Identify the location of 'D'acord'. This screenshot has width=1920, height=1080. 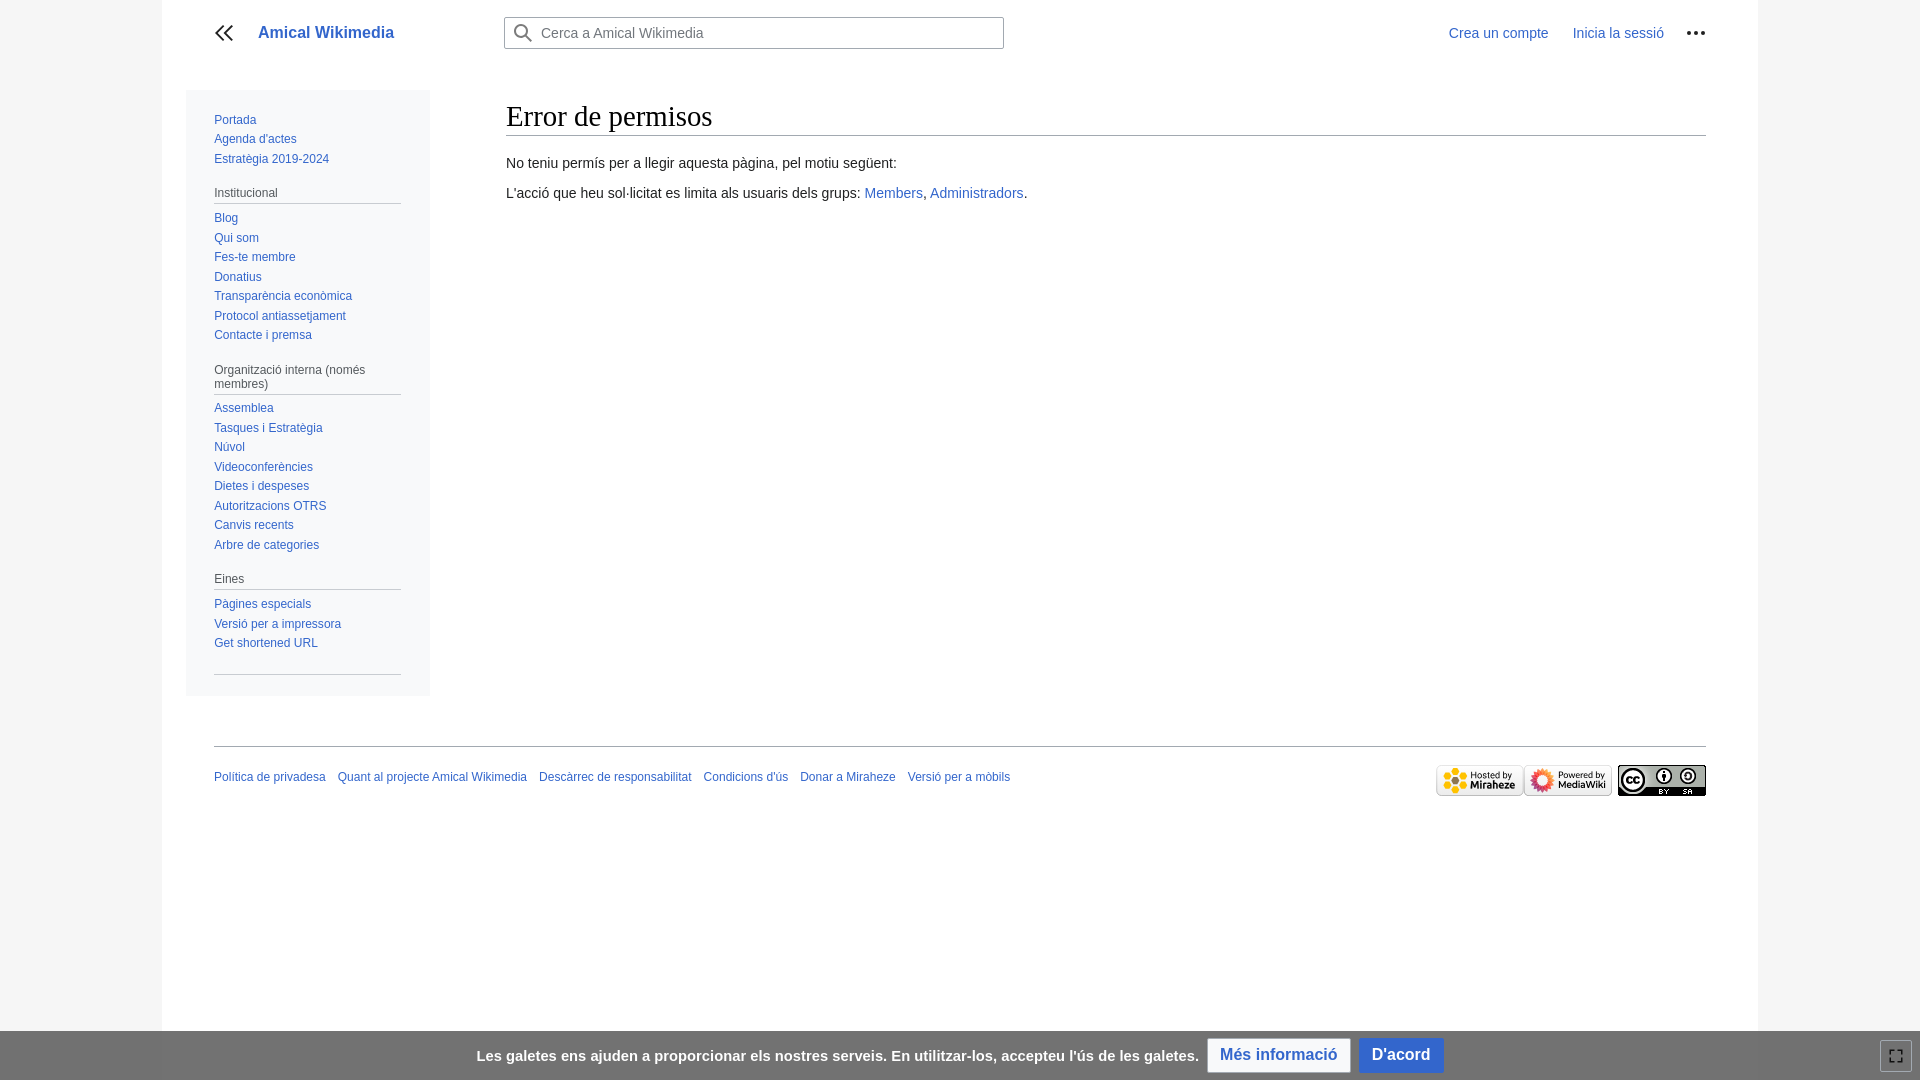
(1400, 1054).